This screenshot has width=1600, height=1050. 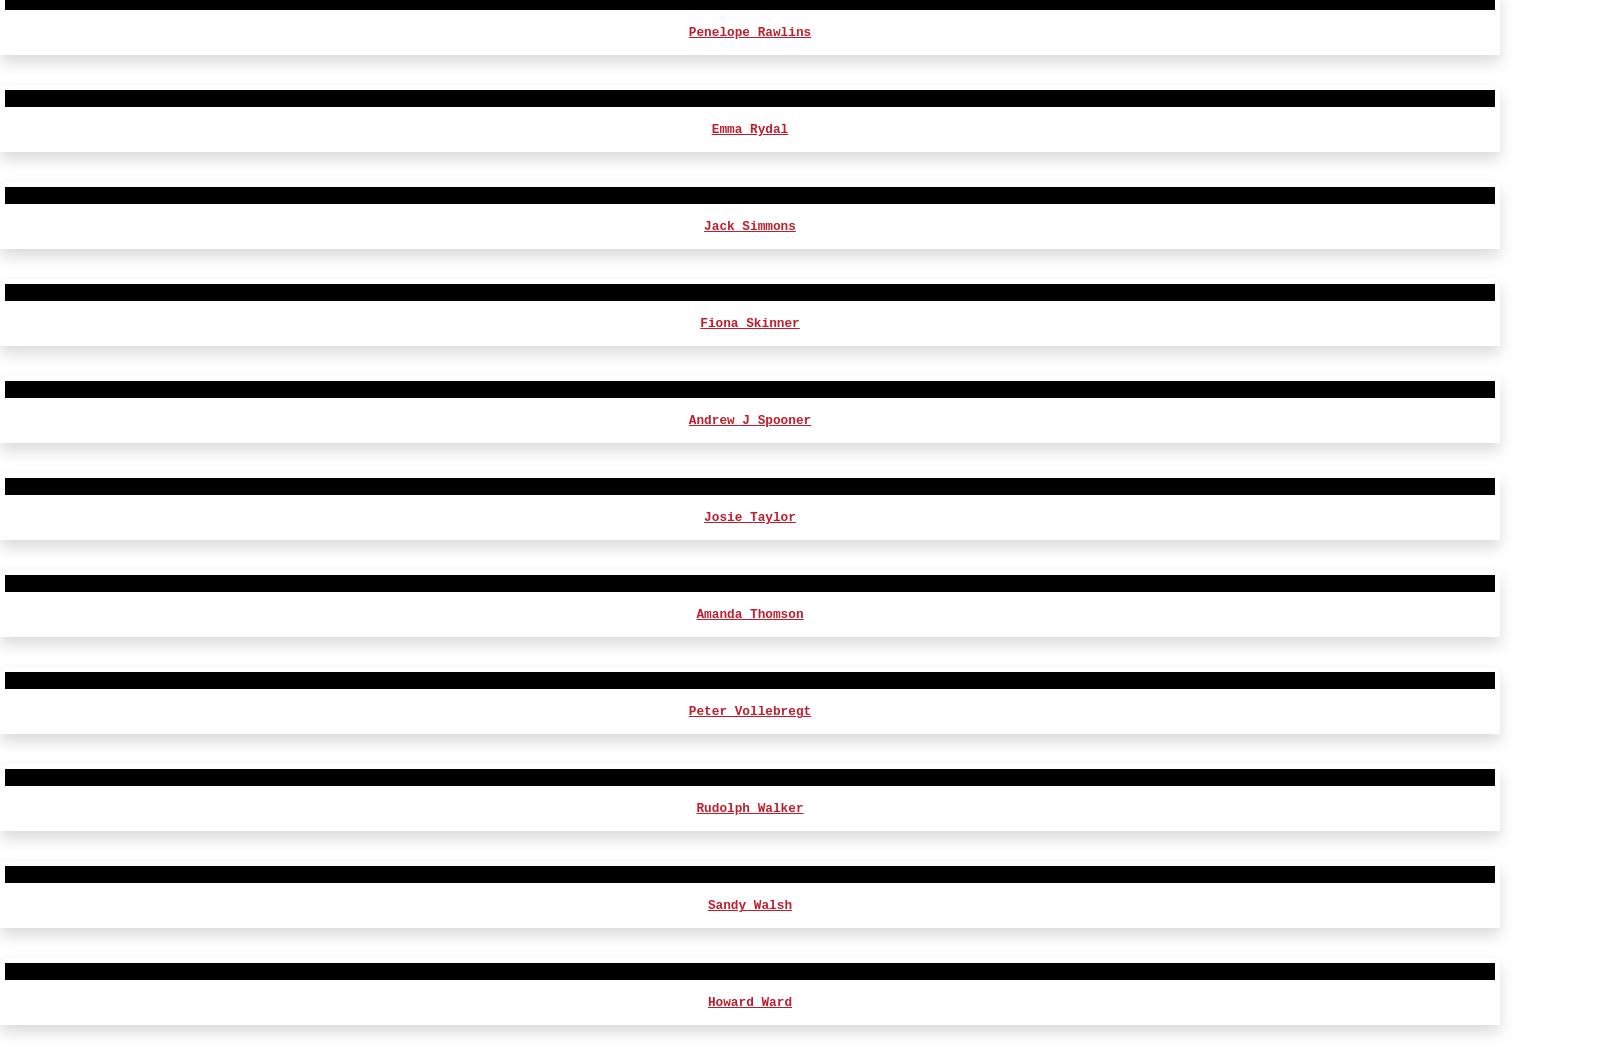 I want to click on 'David Pullan', so click(x=704, y=945).